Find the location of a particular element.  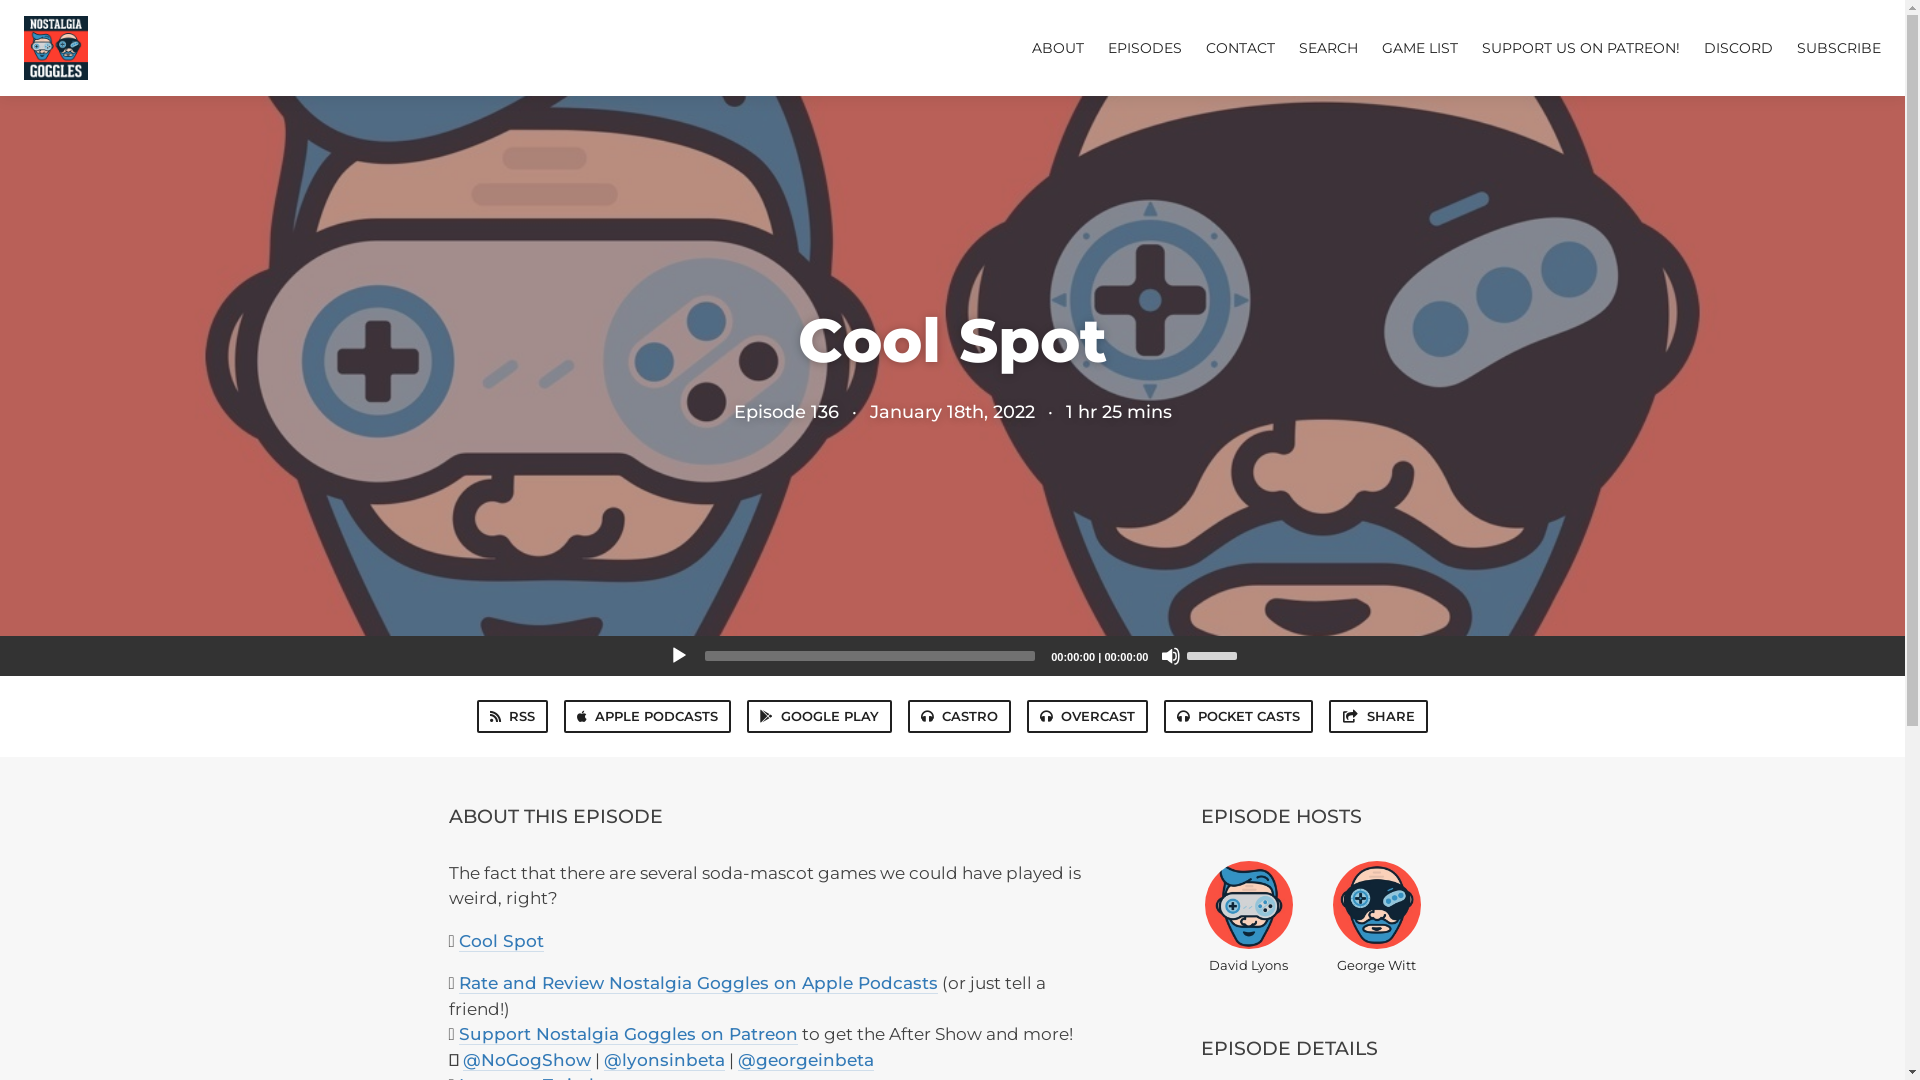

'SUPPORT US ON PATREON!' is located at coordinates (1482, 46).